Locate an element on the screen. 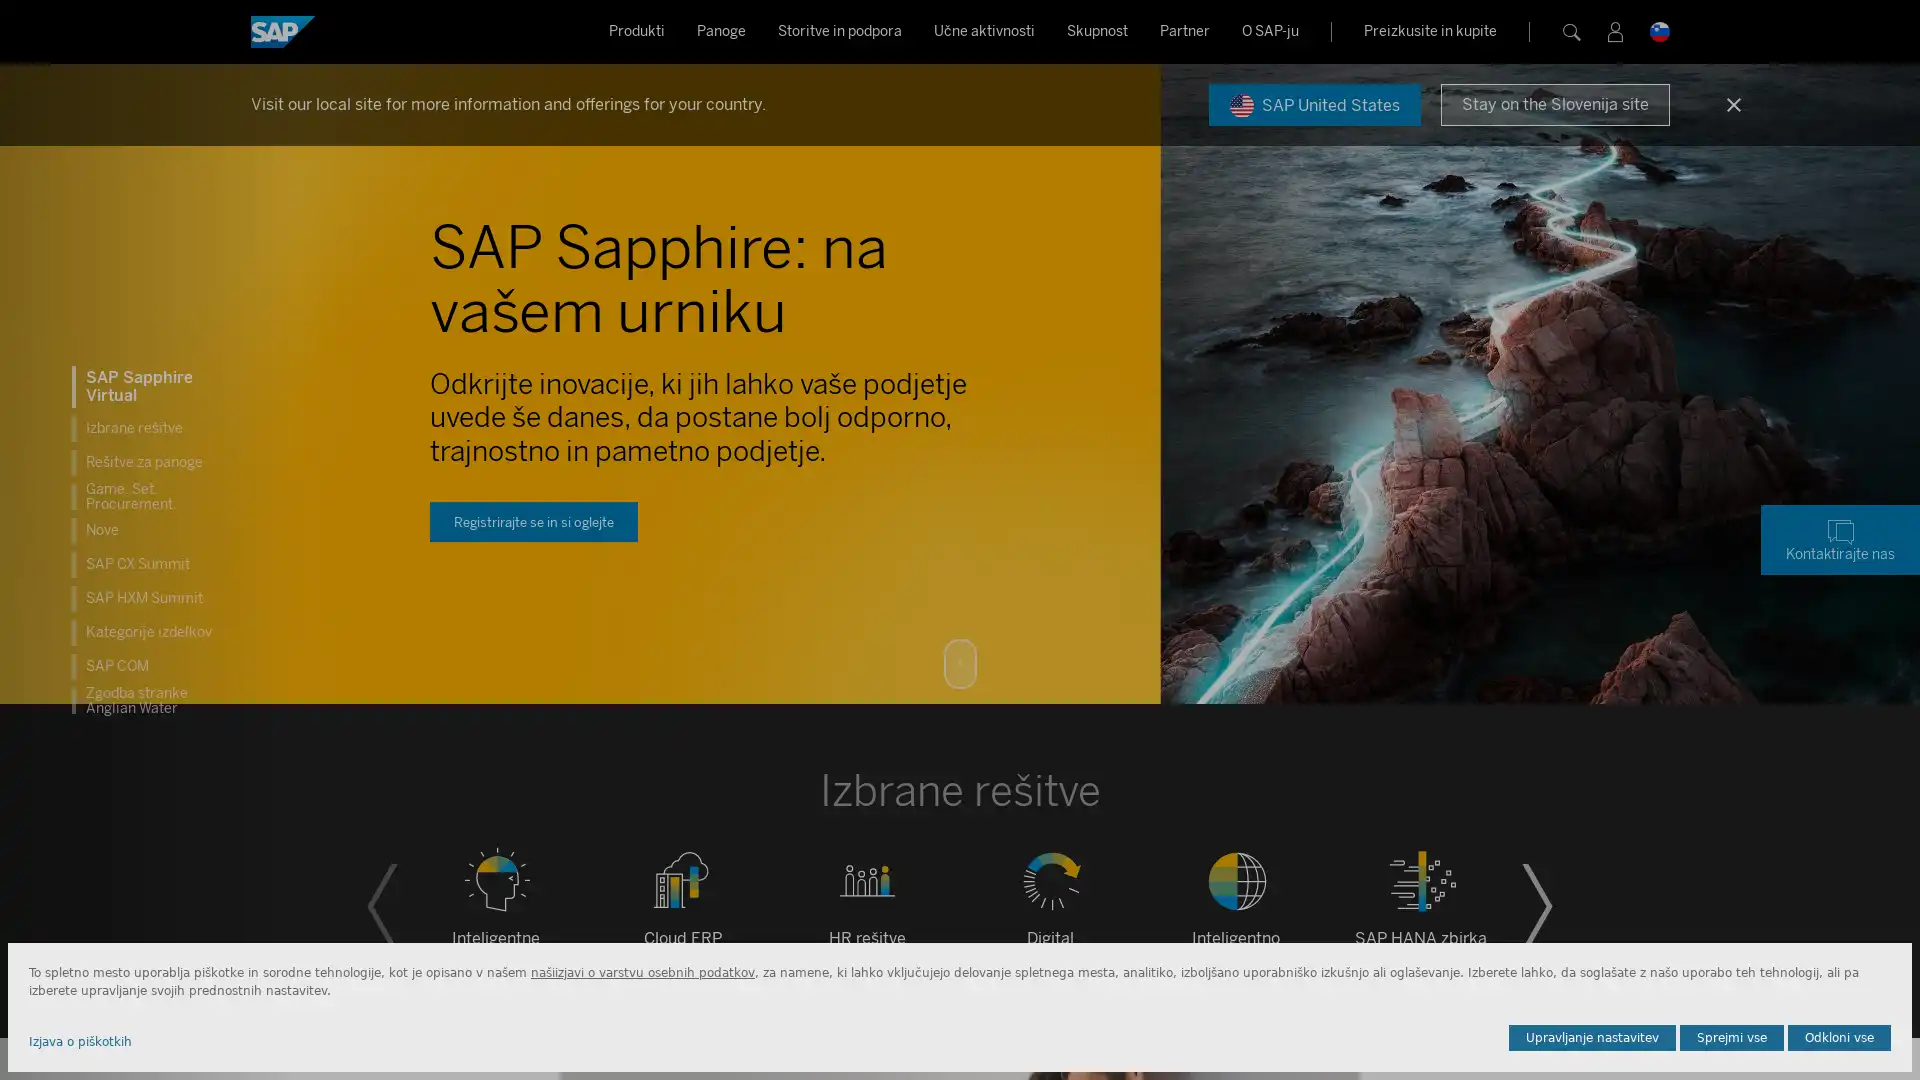 This screenshot has width=1920, height=1080. Odkloni vse is located at coordinates (1839, 1036).